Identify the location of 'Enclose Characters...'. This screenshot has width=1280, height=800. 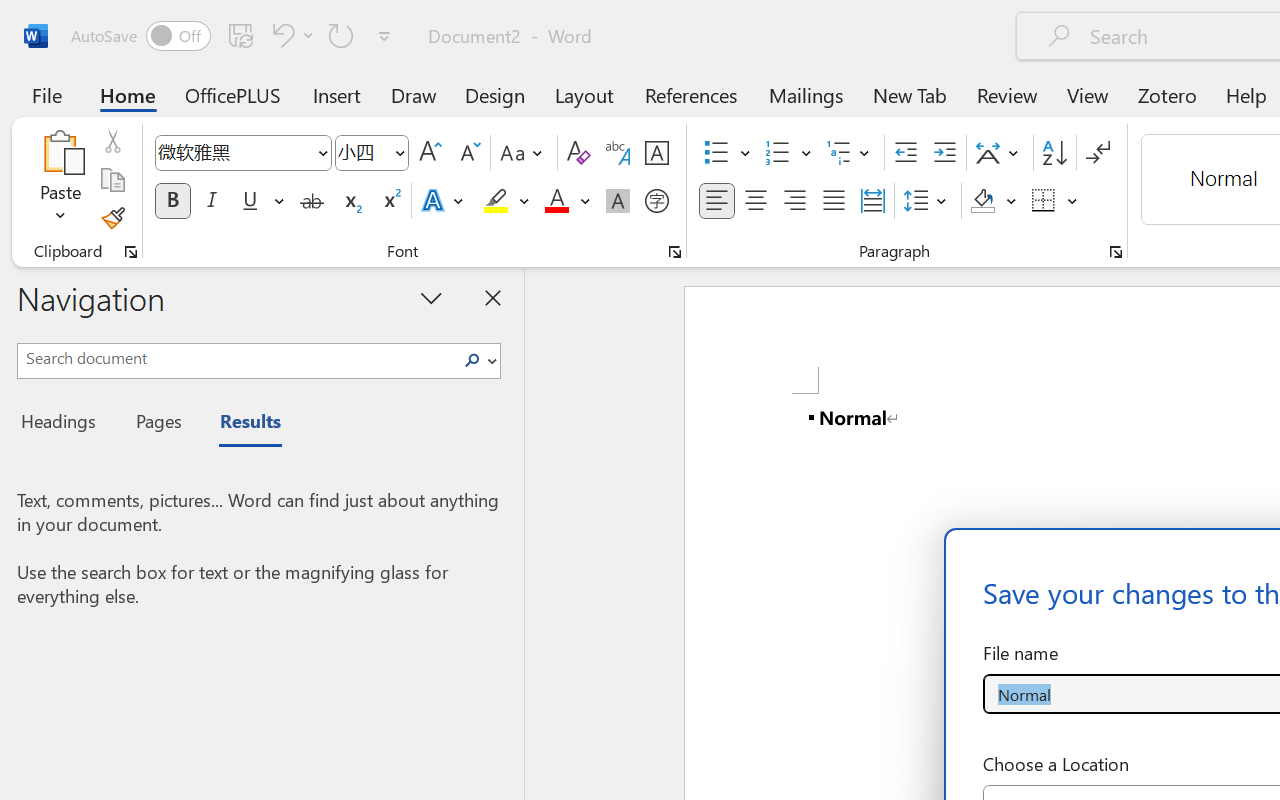
(656, 201).